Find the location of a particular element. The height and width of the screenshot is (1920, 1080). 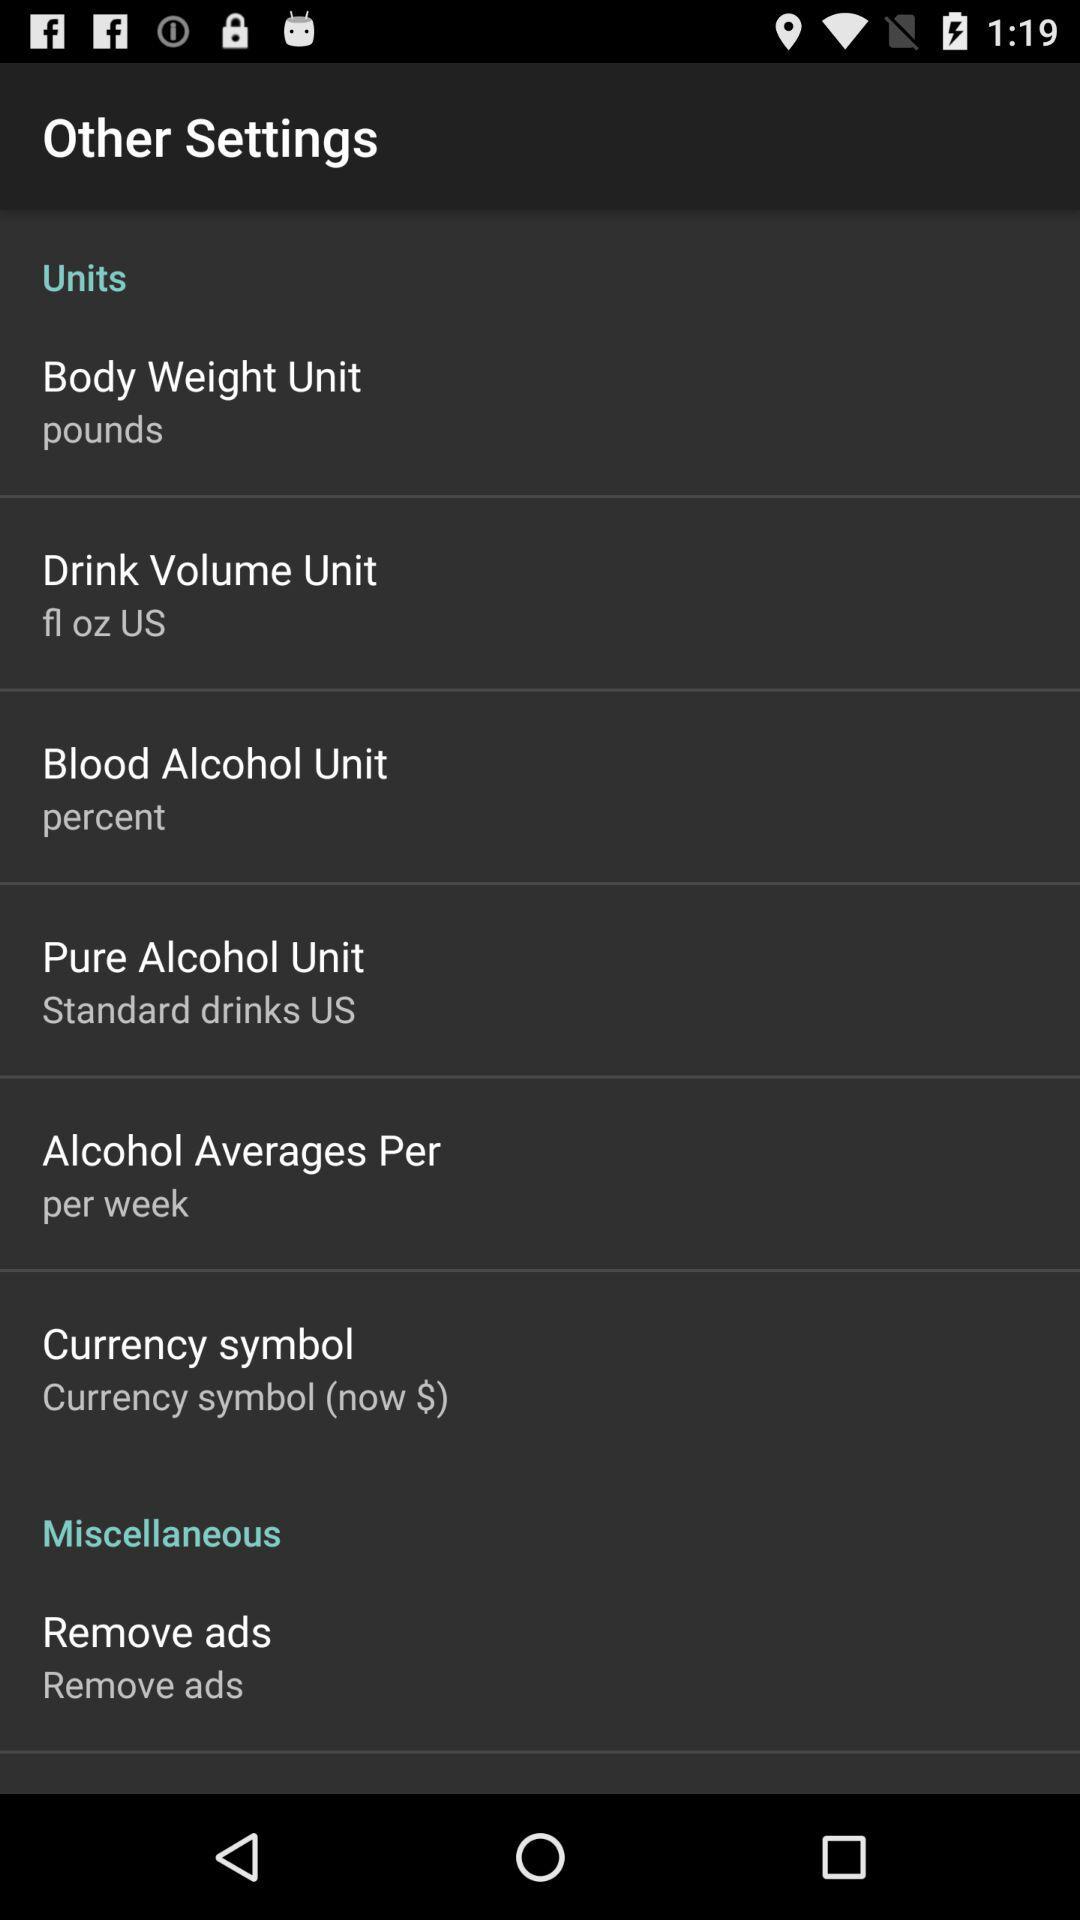

icon below the blood alcohol unit icon is located at coordinates (103, 815).